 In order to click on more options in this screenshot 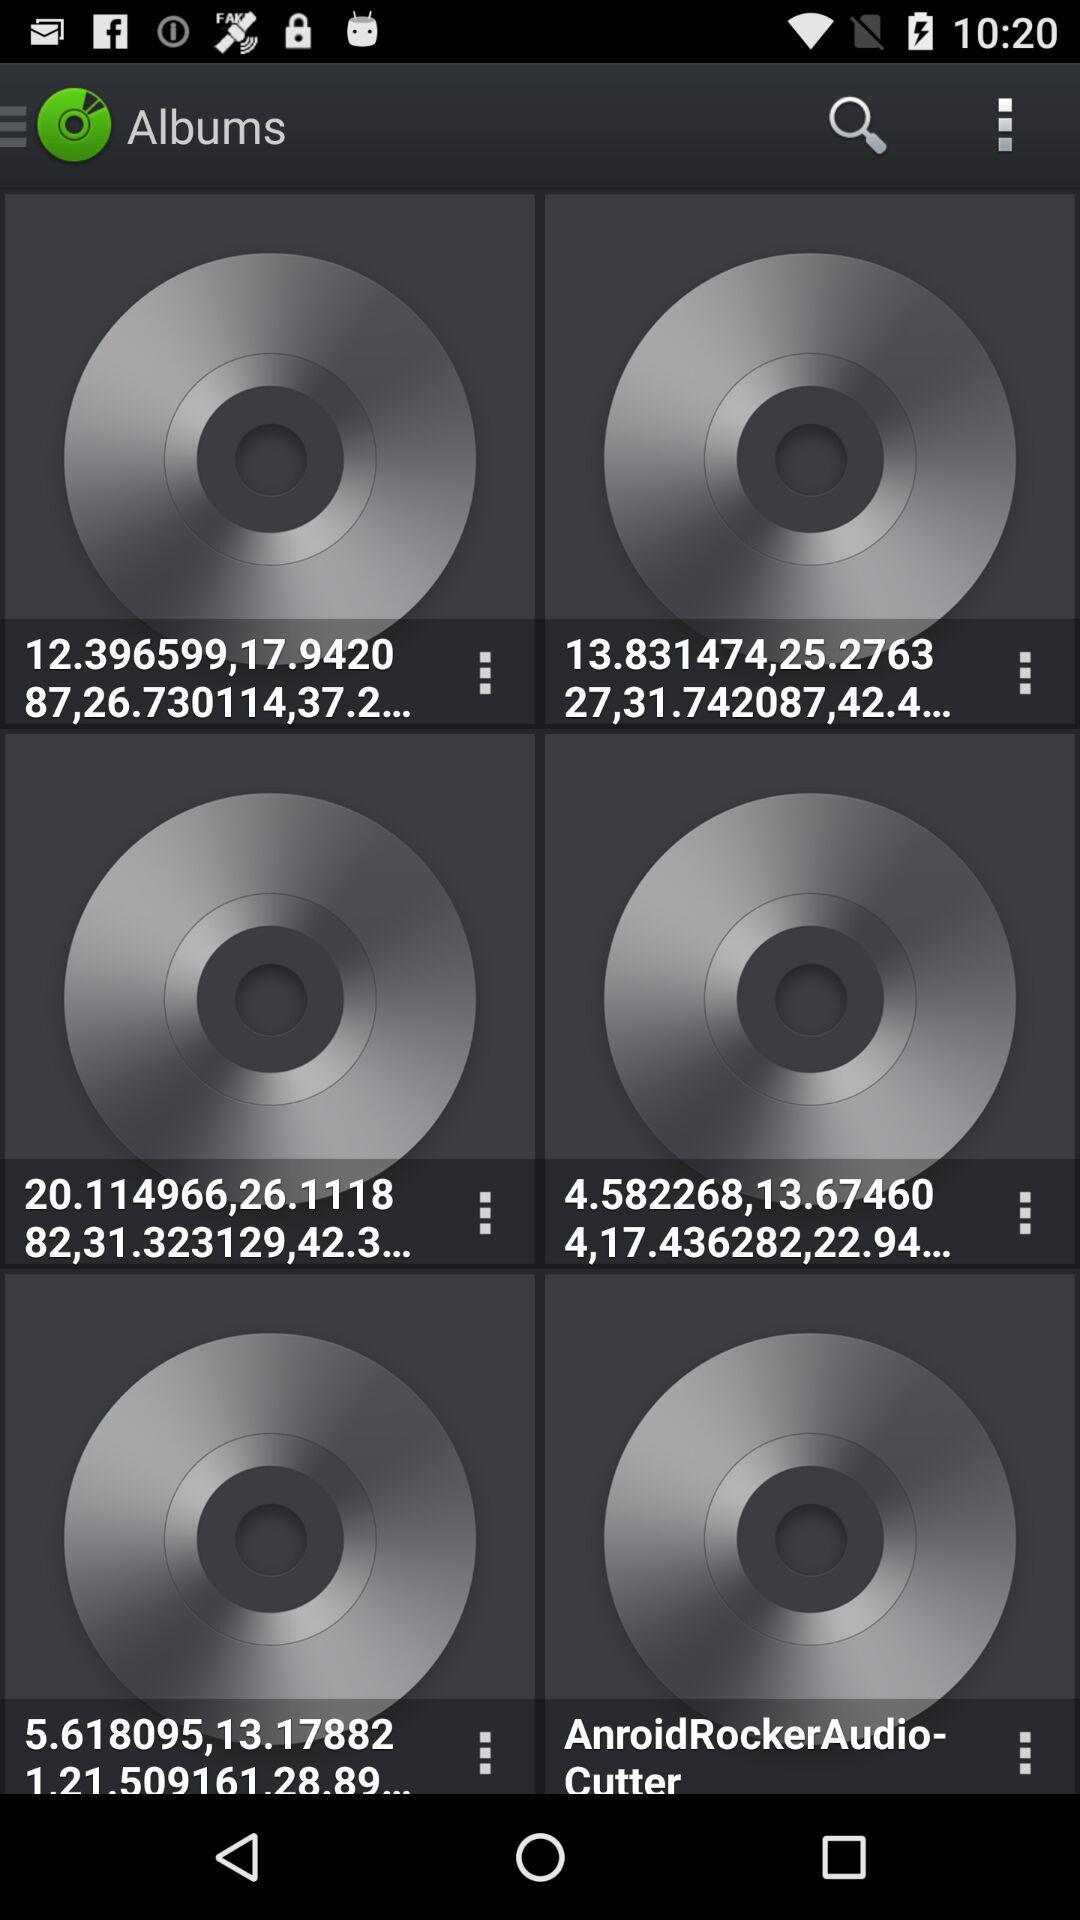, I will do `click(484, 1212)`.